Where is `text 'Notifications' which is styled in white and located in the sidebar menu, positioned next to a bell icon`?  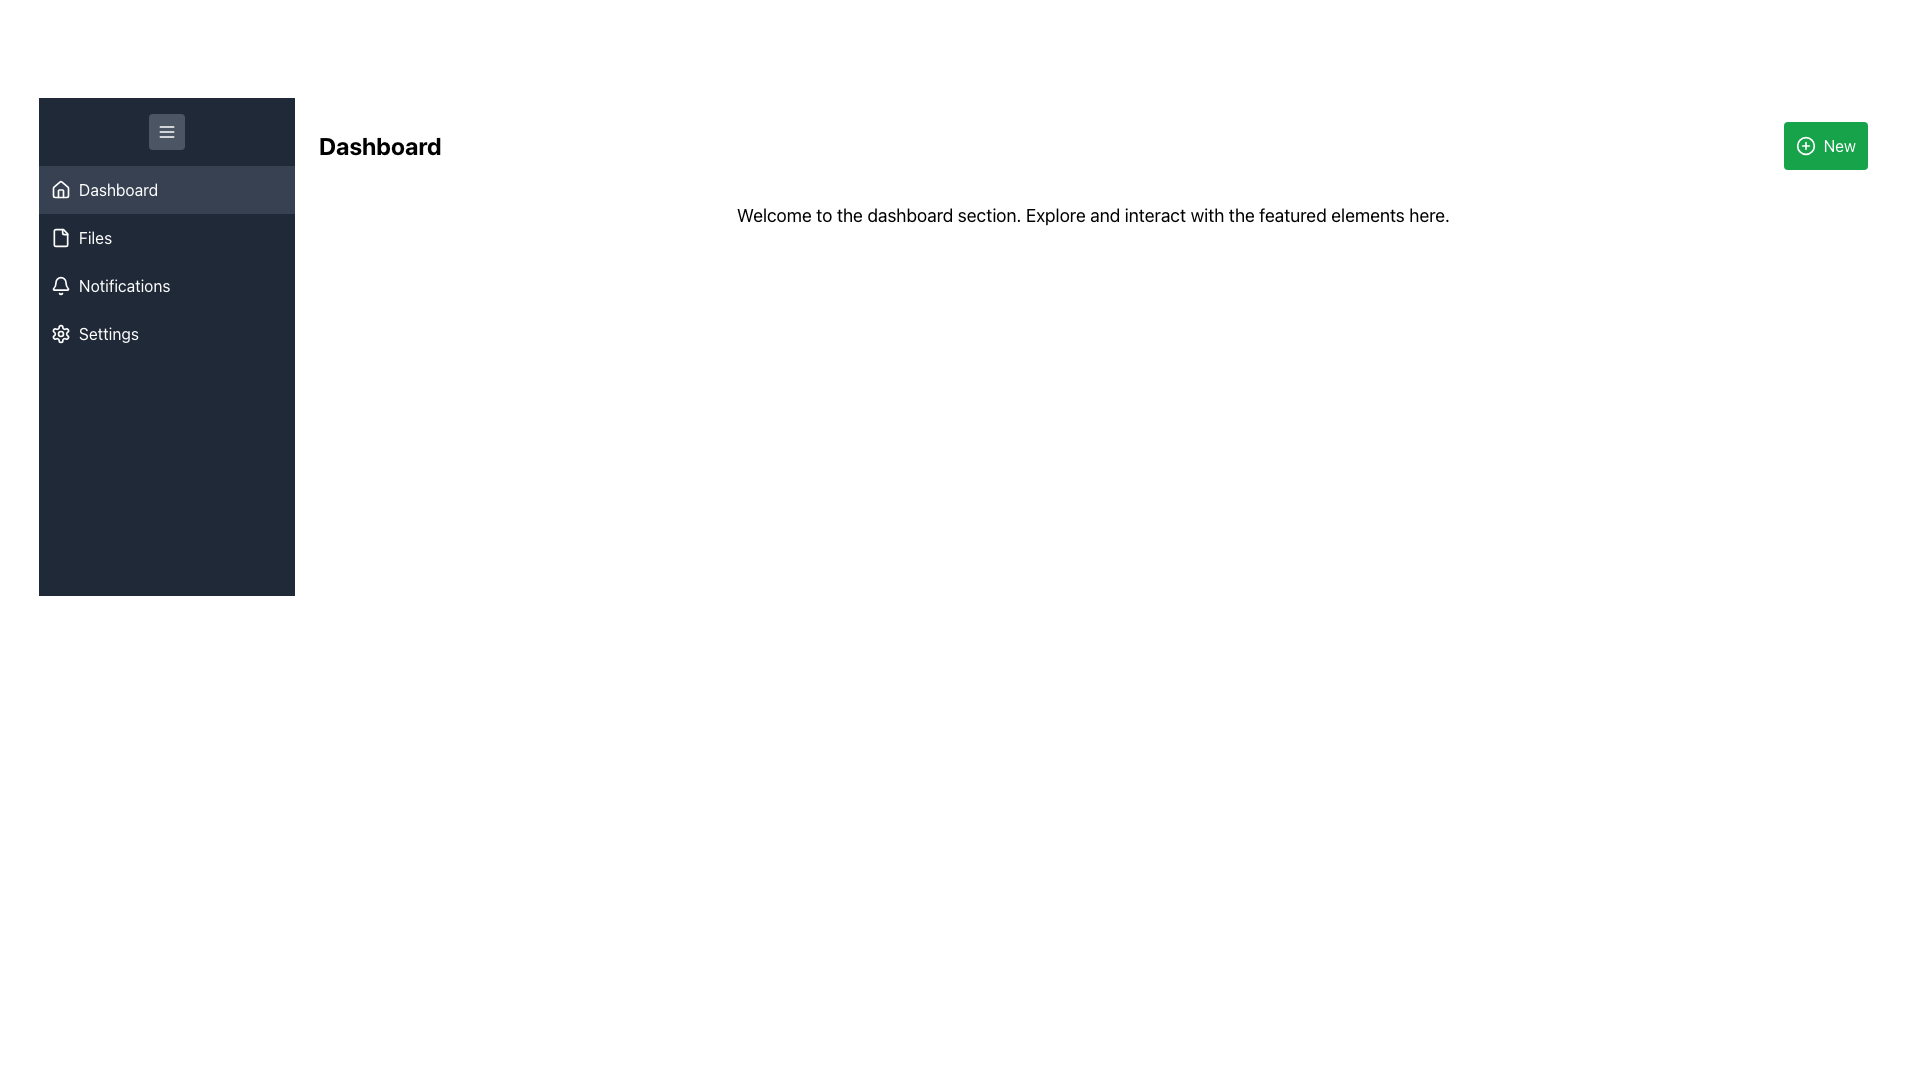 text 'Notifications' which is styled in white and located in the sidebar menu, positioned next to a bell icon is located at coordinates (123, 285).